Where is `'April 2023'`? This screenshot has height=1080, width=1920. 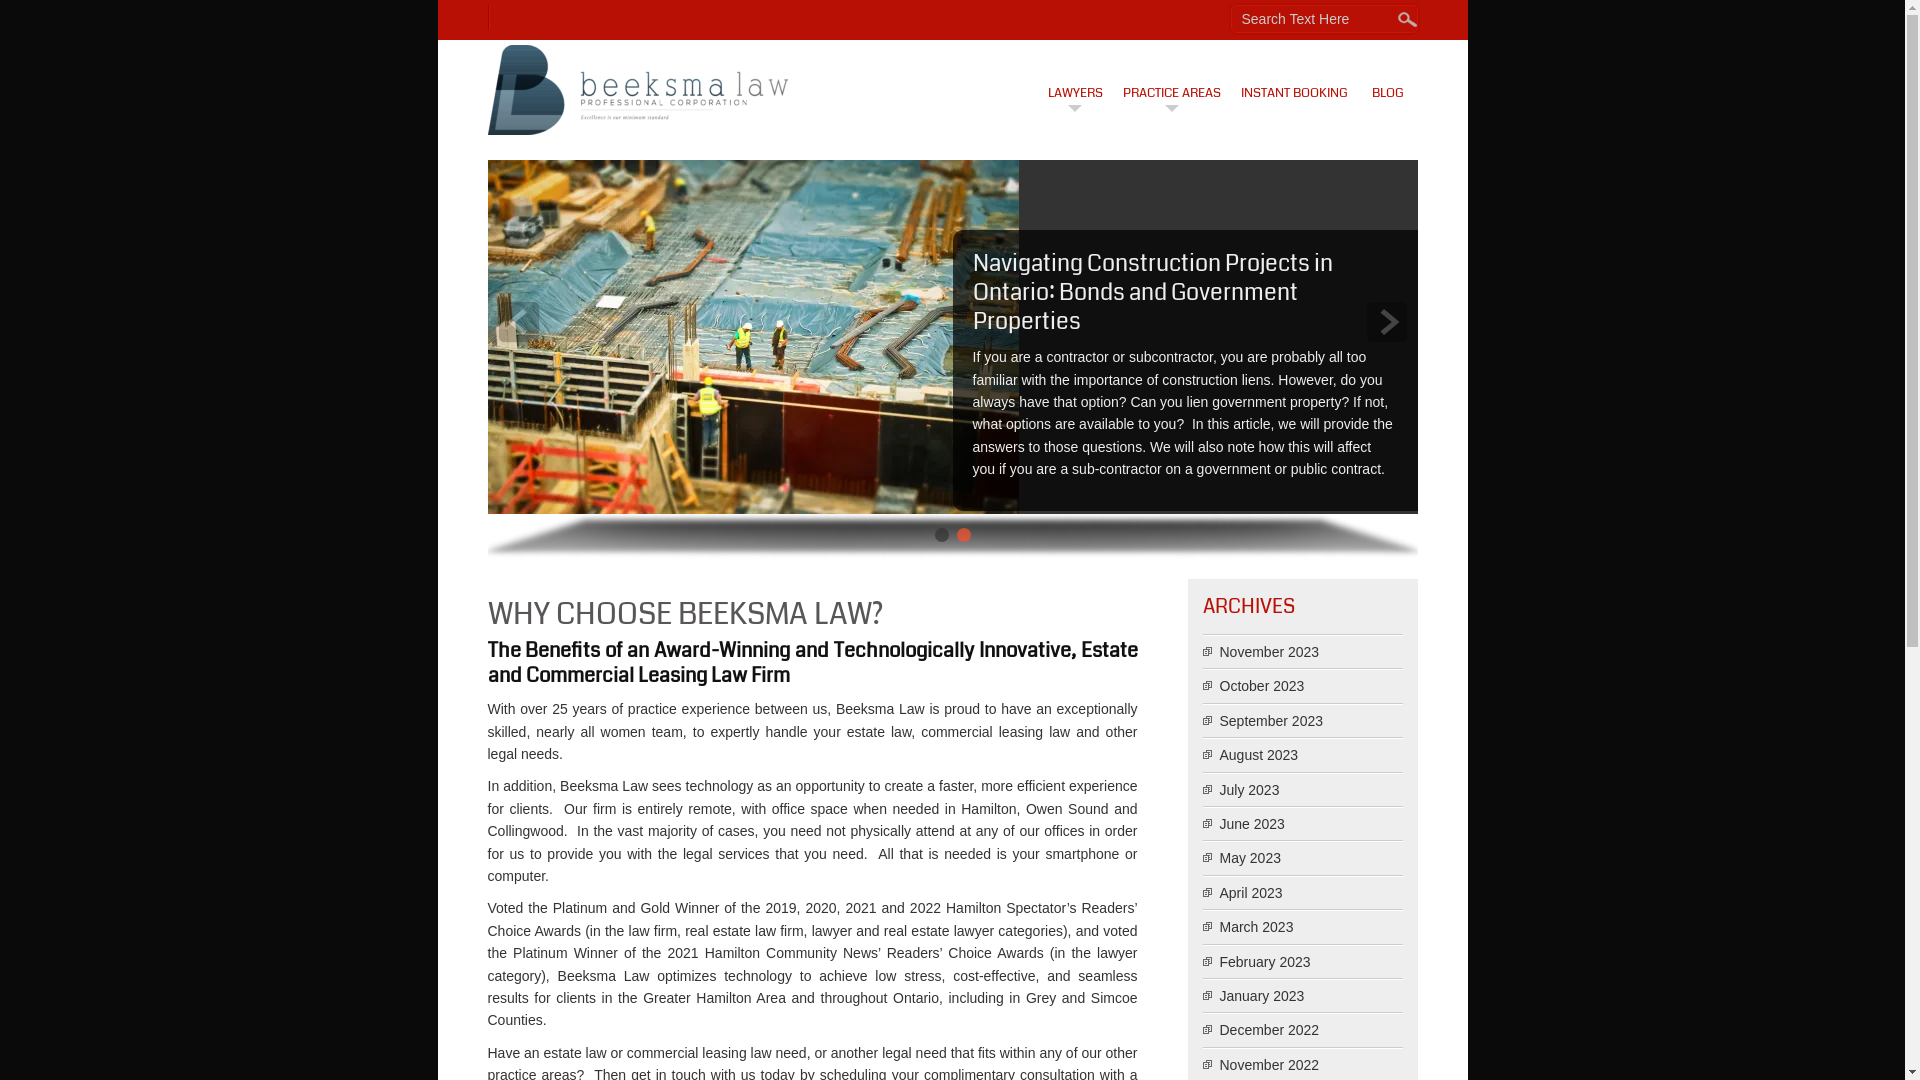
'April 2023' is located at coordinates (1250, 892).